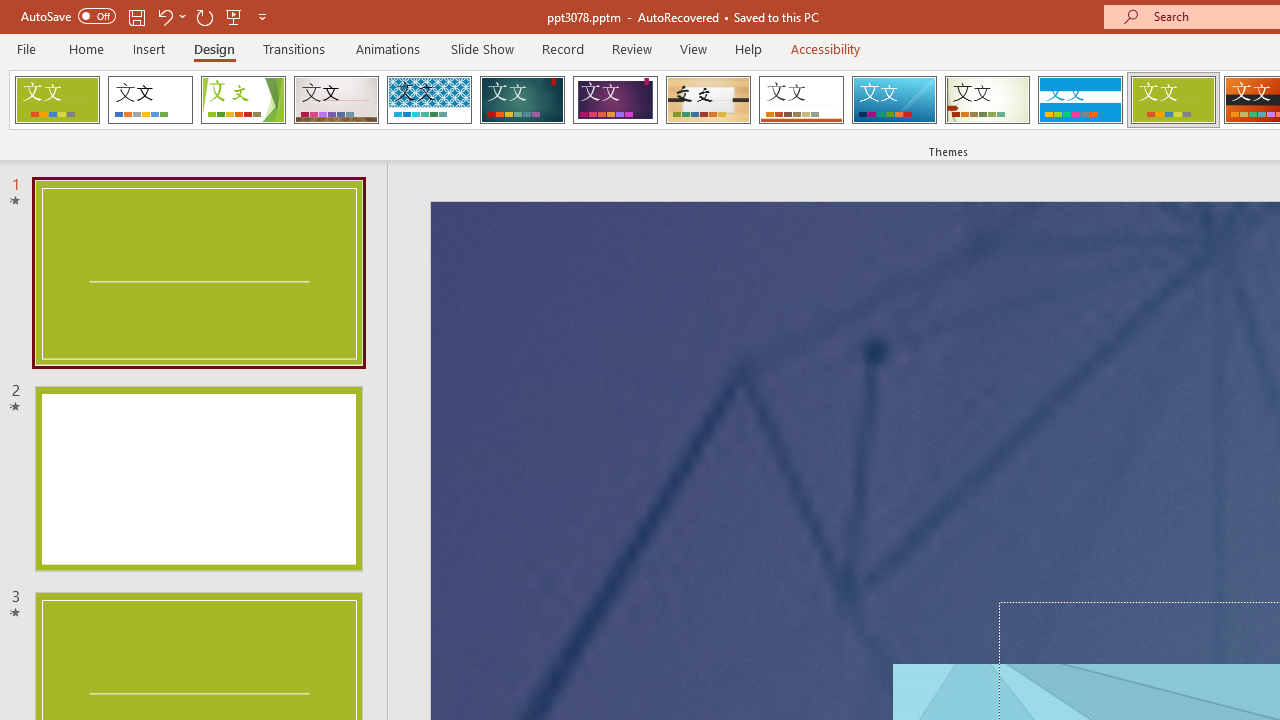 The height and width of the screenshot is (720, 1280). Describe the element at coordinates (1079, 100) in the screenshot. I see `'Banded'` at that location.